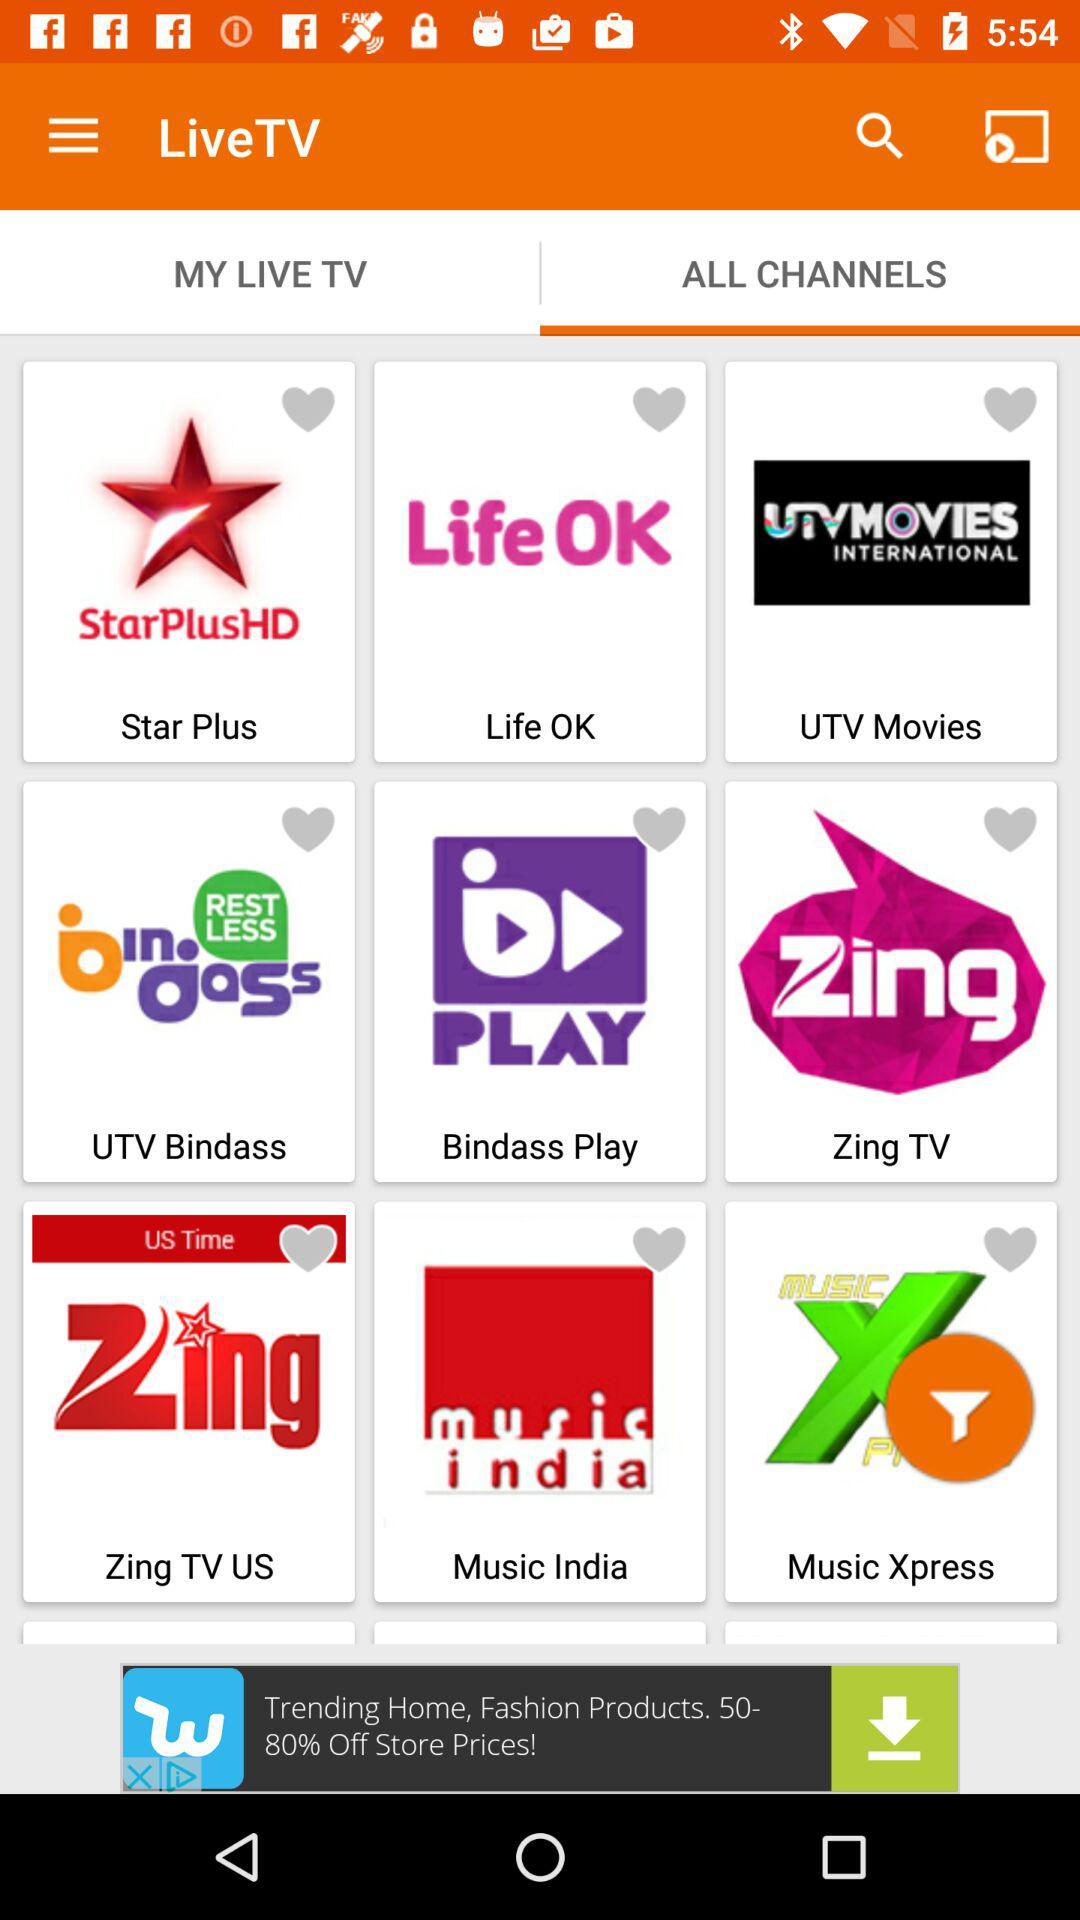  Describe the element at coordinates (540, 1727) in the screenshot. I see `advertisement link` at that location.